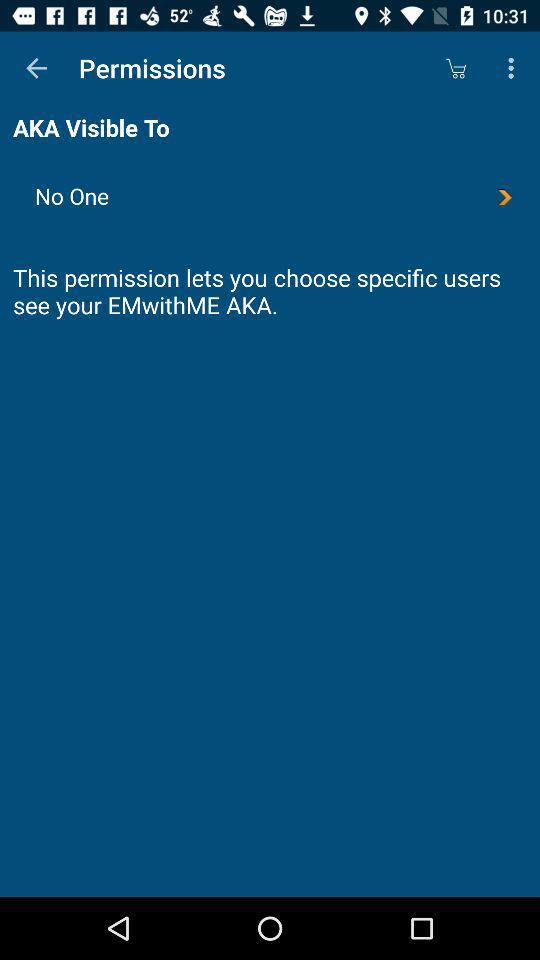  What do you see at coordinates (36, 68) in the screenshot?
I see `the item above aka visible to item` at bounding box center [36, 68].